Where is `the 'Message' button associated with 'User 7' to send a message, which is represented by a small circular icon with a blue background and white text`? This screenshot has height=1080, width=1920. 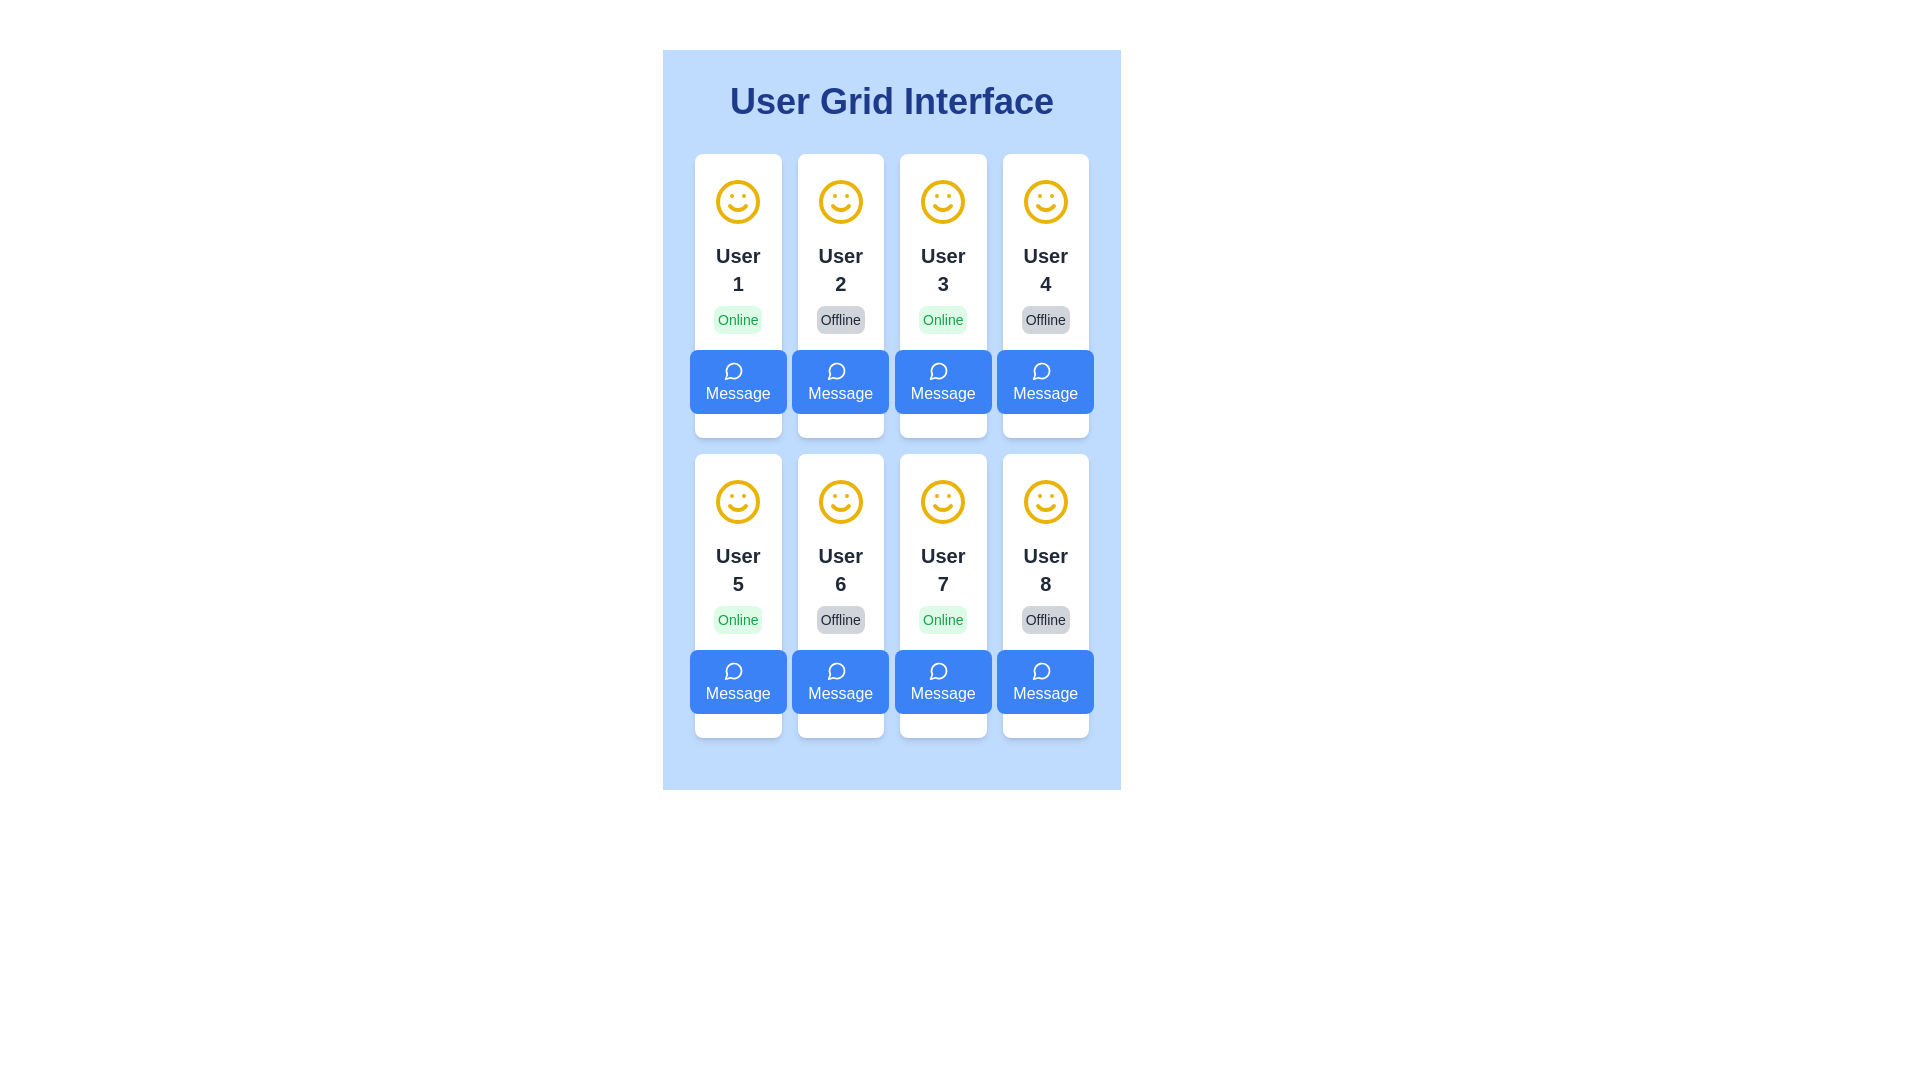 the 'Message' button associated with 'User 7' to send a message, which is represented by a small circular icon with a blue background and white text is located at coordinates (938, 670).